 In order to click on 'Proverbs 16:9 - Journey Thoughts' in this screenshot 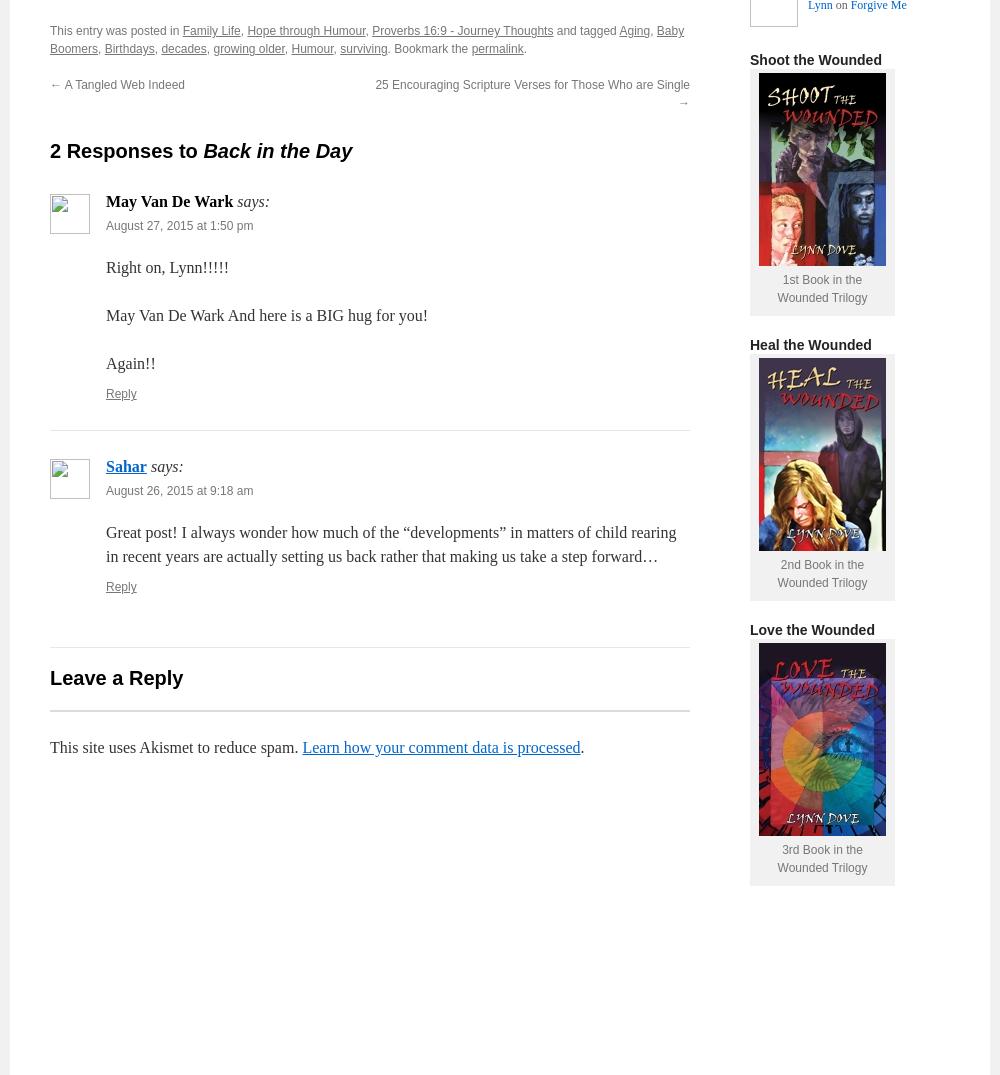, I will do `click(461, 29)`.